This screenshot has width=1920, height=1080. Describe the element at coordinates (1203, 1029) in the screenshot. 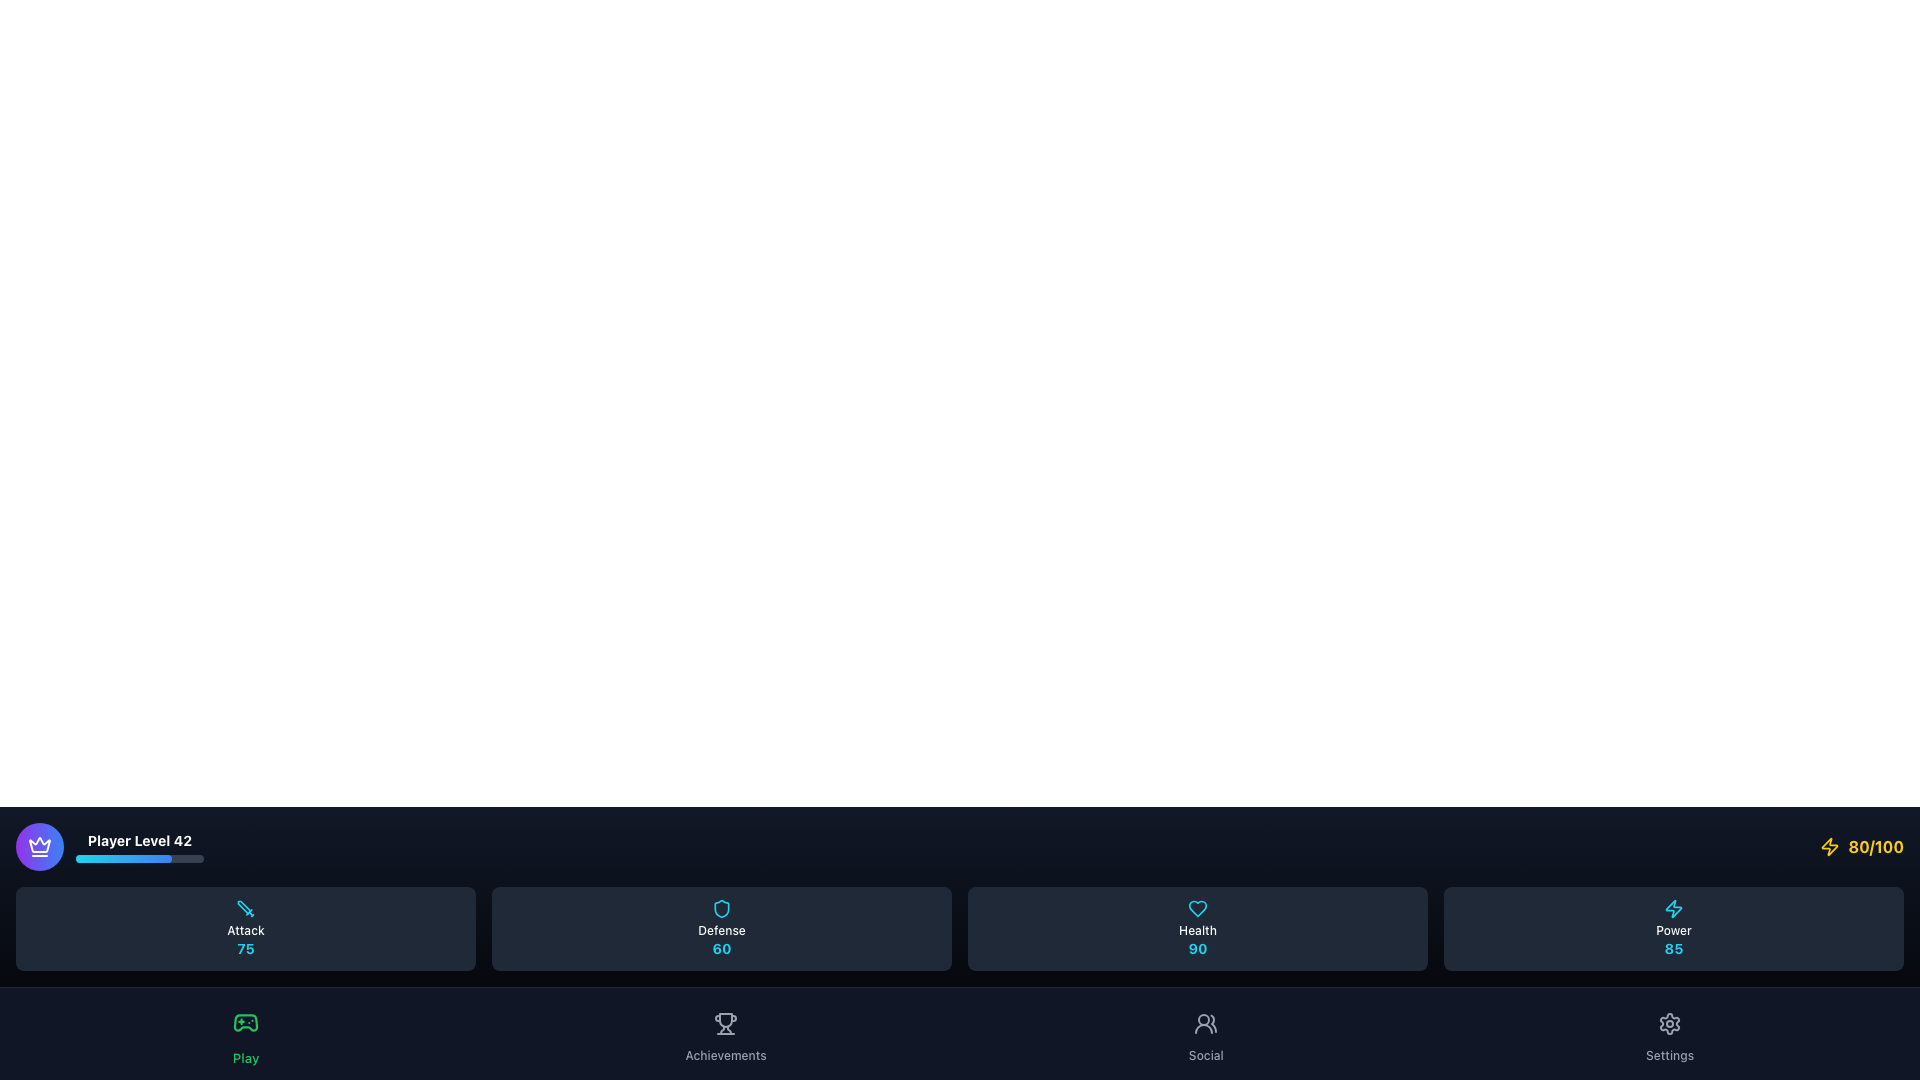

I see `the curved line part of the group icon located at the bottom of the interface, which represents social features` at that location.